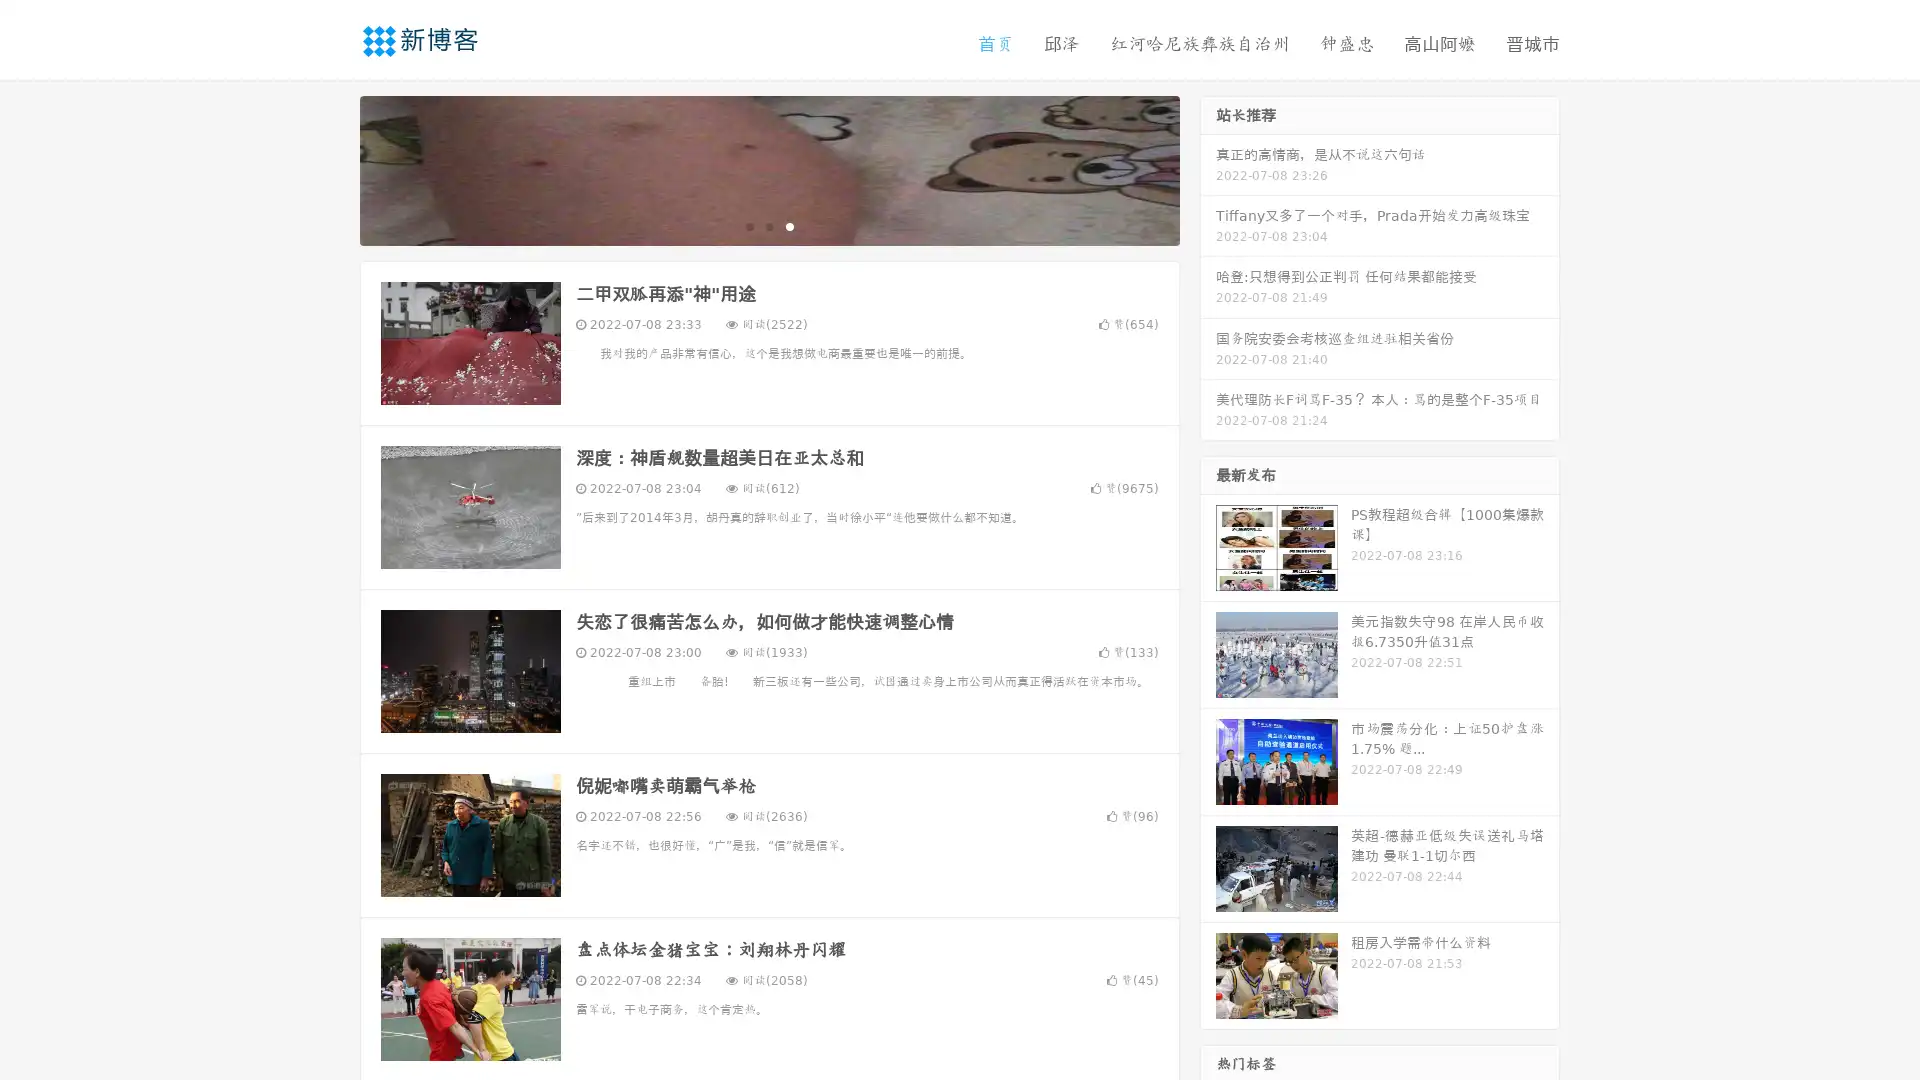 The image size is (1920, 1080). What do you see at coordinates (789, 225) in the screenshot?
I see `Go to slide 3` at bounding box center [789, 225].